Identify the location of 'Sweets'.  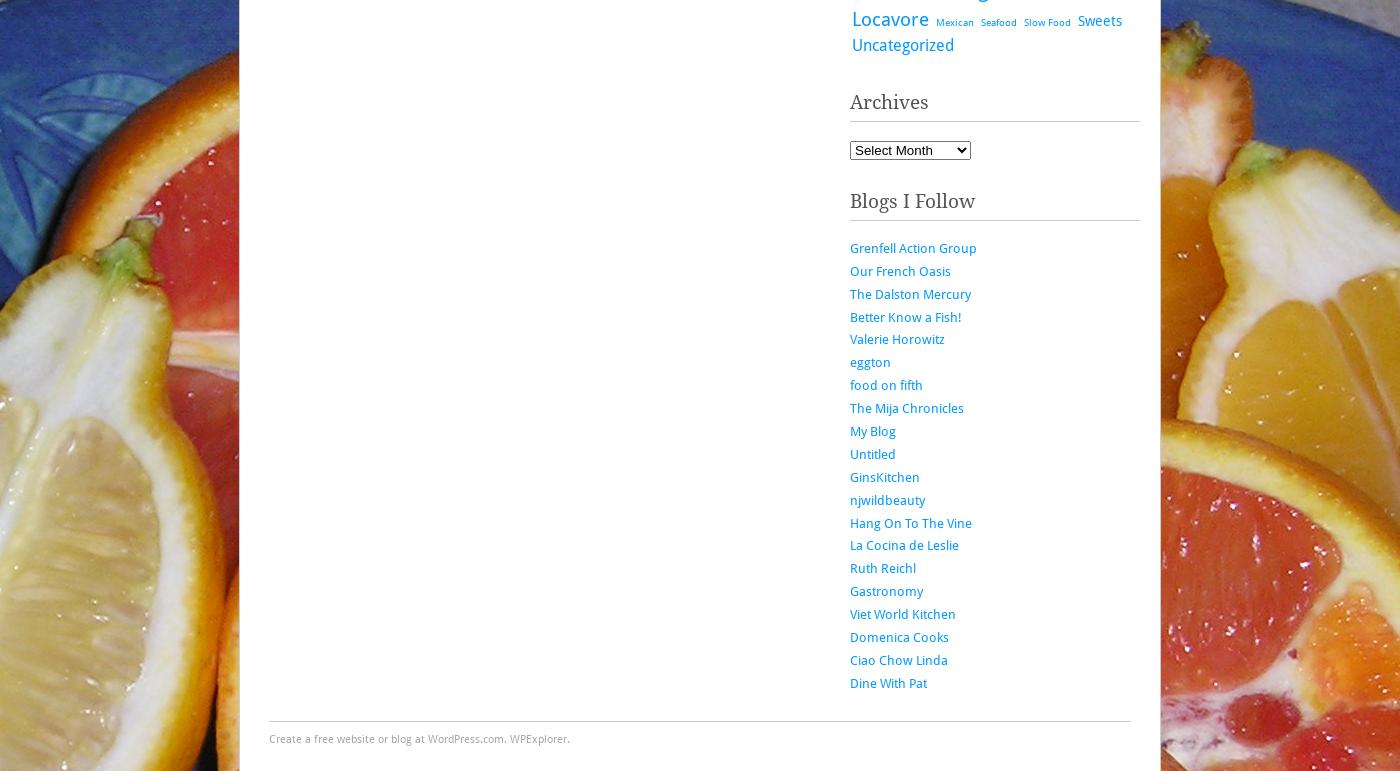
(1078, 19).